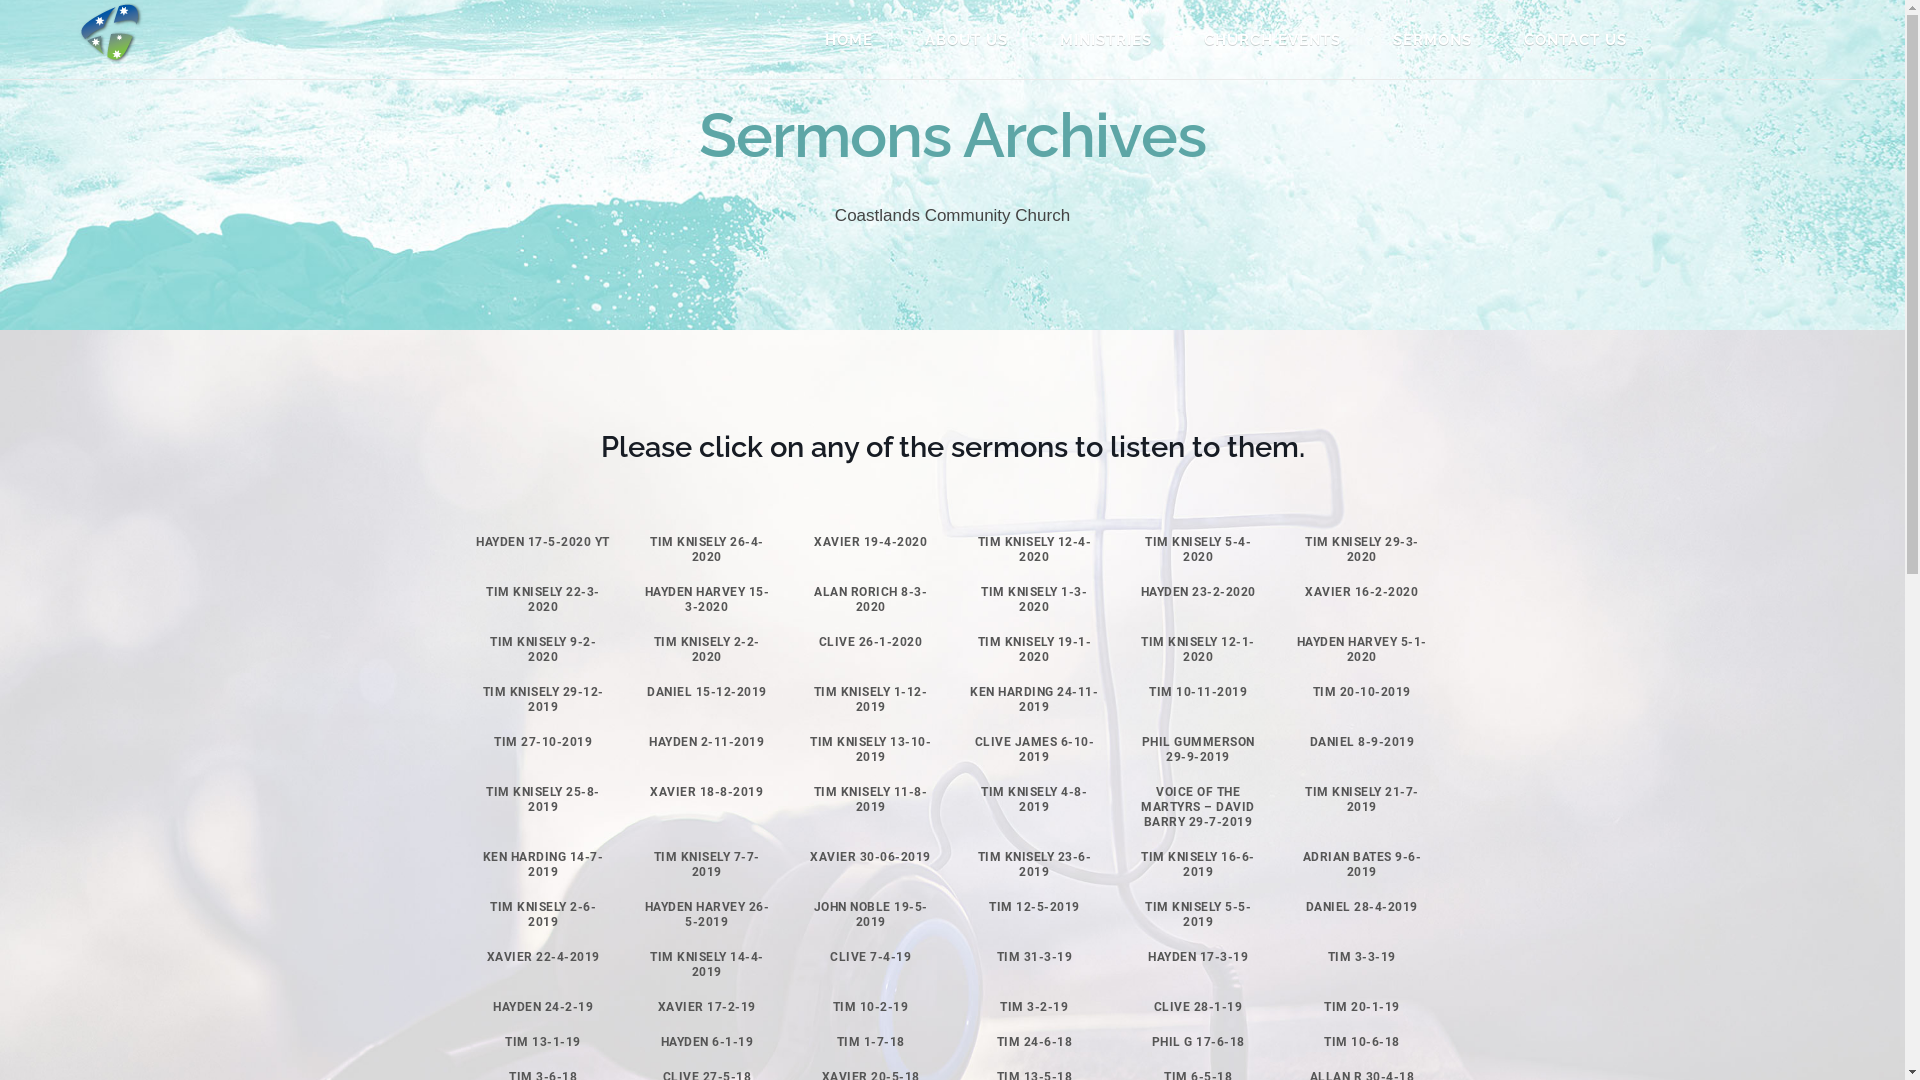  Describe the element at coordinates (1506, 39) in the screenshot. I see `'CONTACT US'` at that location.